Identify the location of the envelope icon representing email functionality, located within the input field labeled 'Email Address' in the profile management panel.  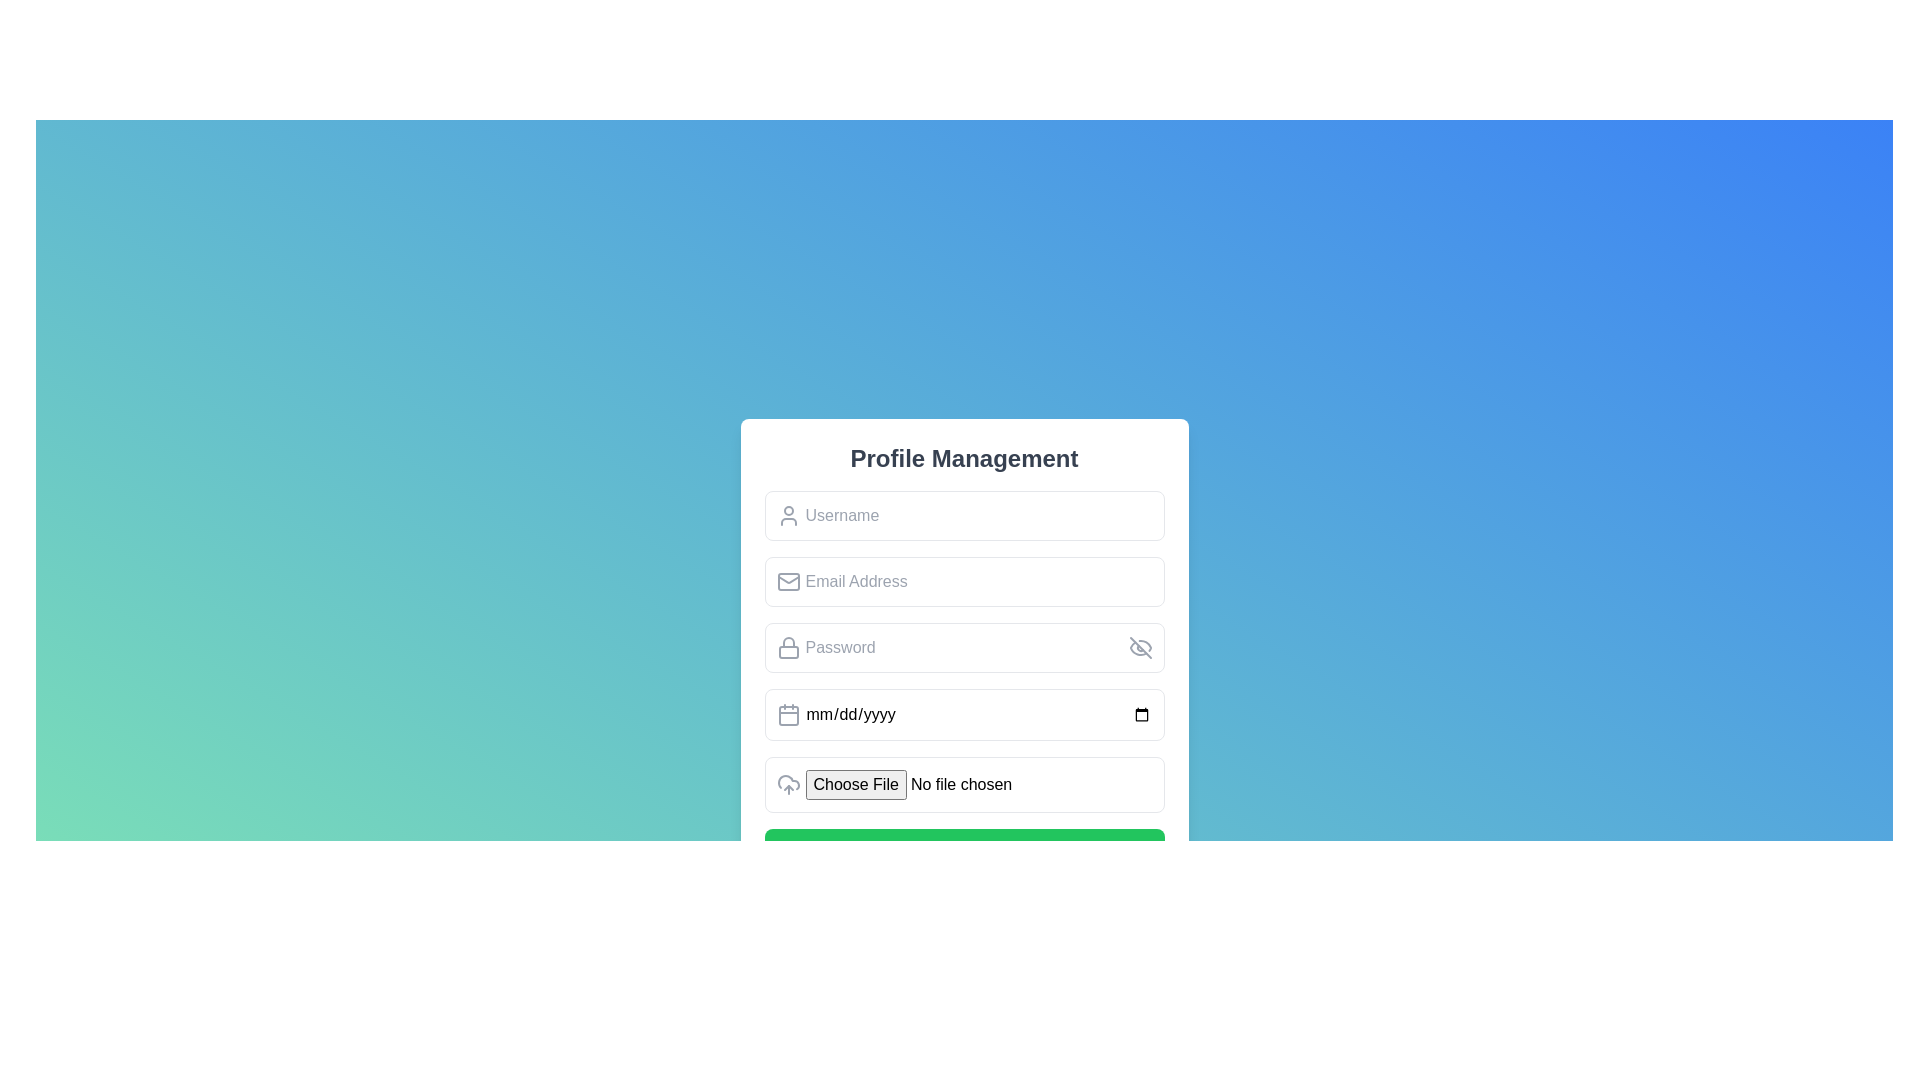
(787, 579).